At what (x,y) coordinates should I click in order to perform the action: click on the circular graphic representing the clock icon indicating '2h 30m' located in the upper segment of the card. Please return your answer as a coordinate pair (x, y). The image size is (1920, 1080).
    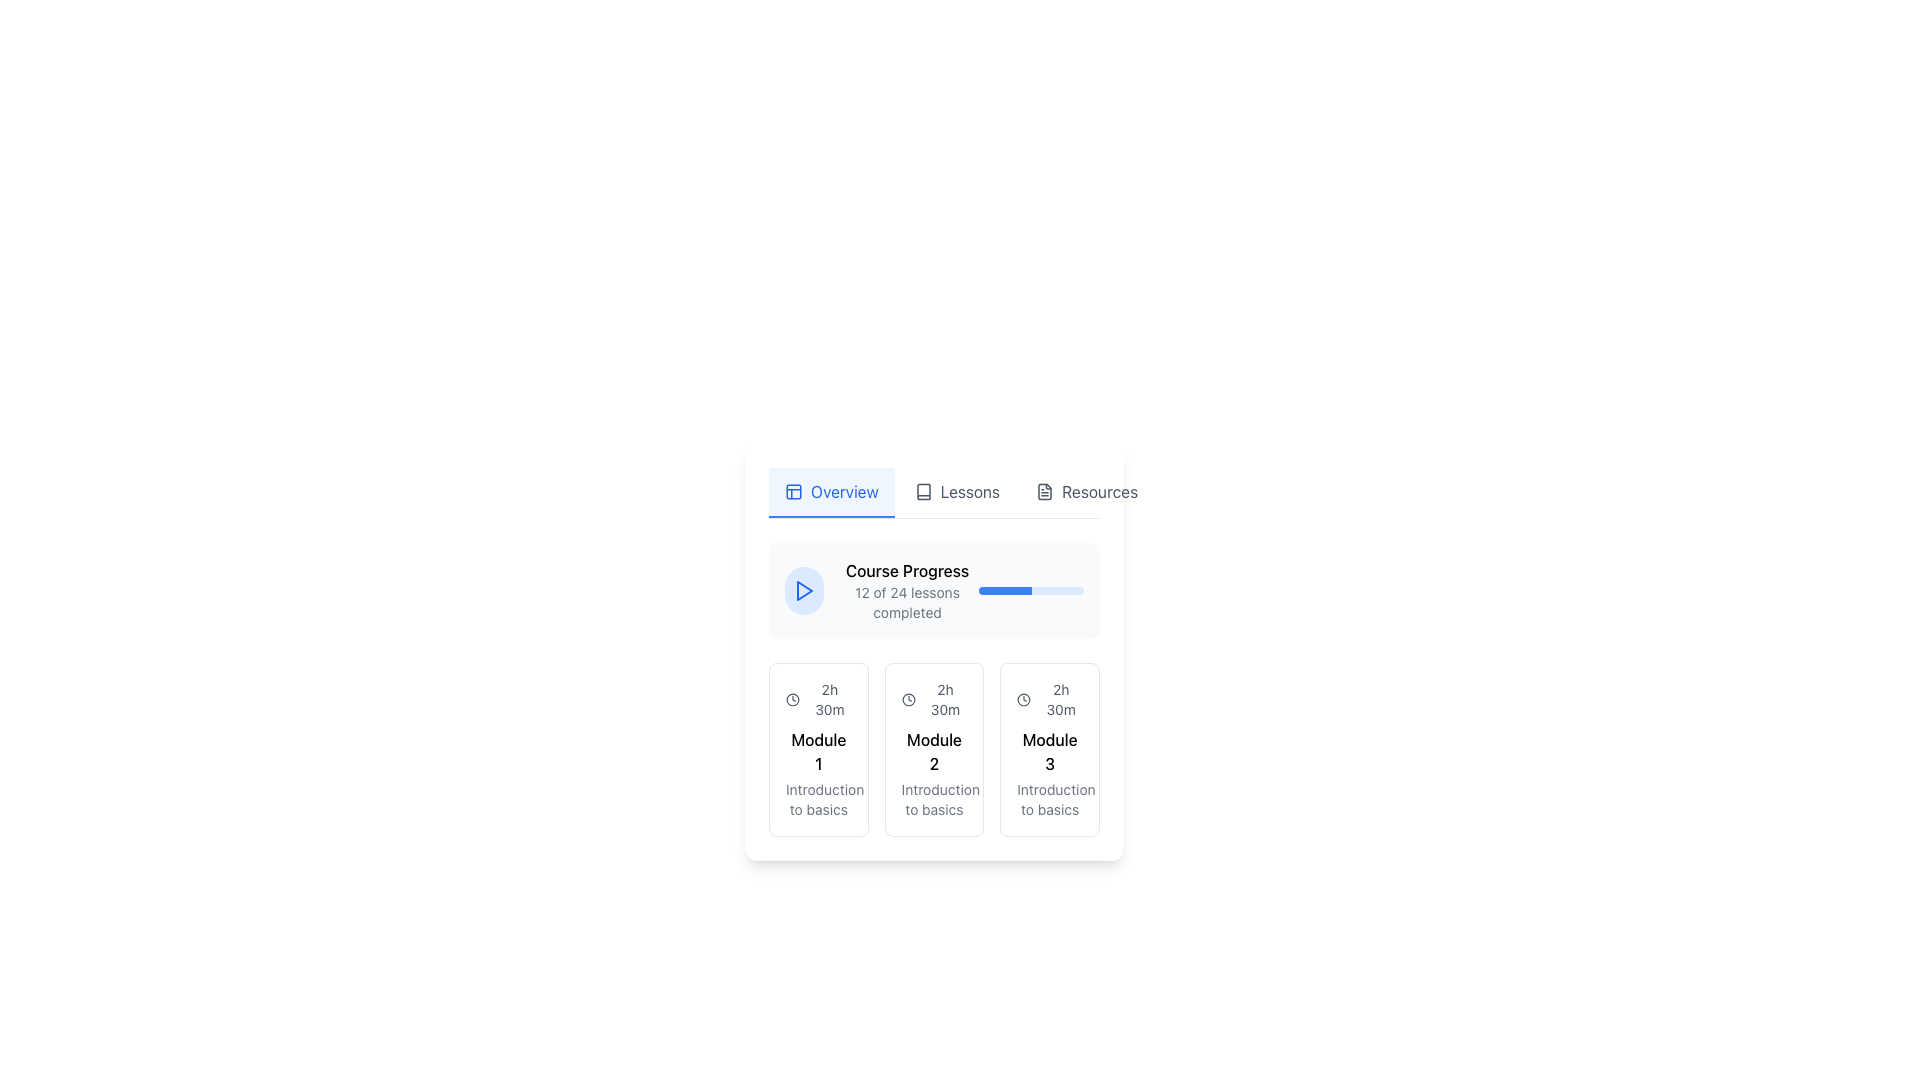
    Looking at the image, I should click on (1024, 698).